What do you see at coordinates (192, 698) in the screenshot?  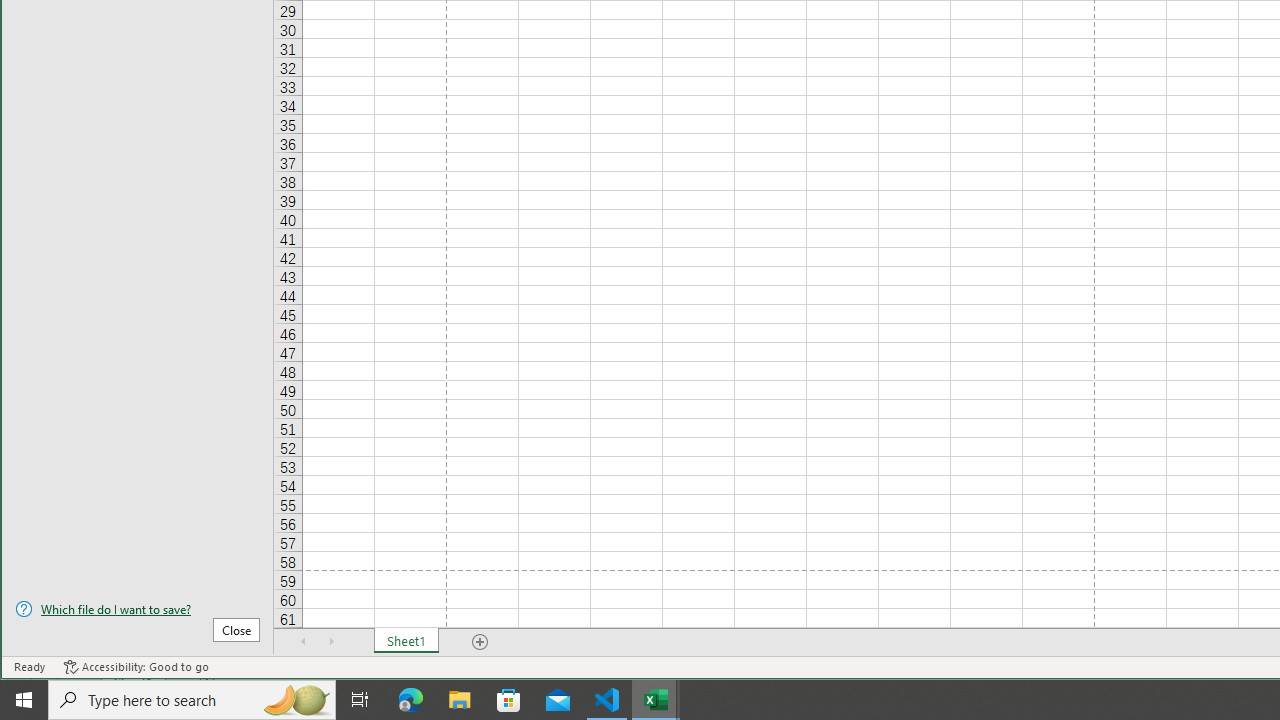 I see `'Type here to search'` at bounding box center [192, 698].